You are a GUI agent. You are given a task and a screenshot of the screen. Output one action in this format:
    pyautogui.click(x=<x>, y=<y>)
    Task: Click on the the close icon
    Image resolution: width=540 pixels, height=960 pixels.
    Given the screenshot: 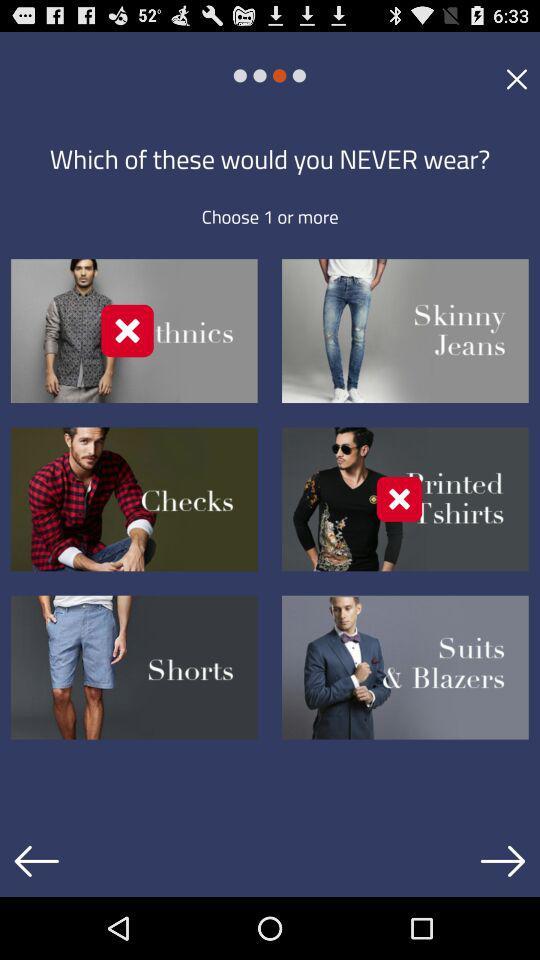 What is the action you would take?
    pyautogui.click(x=516, y=84)
    